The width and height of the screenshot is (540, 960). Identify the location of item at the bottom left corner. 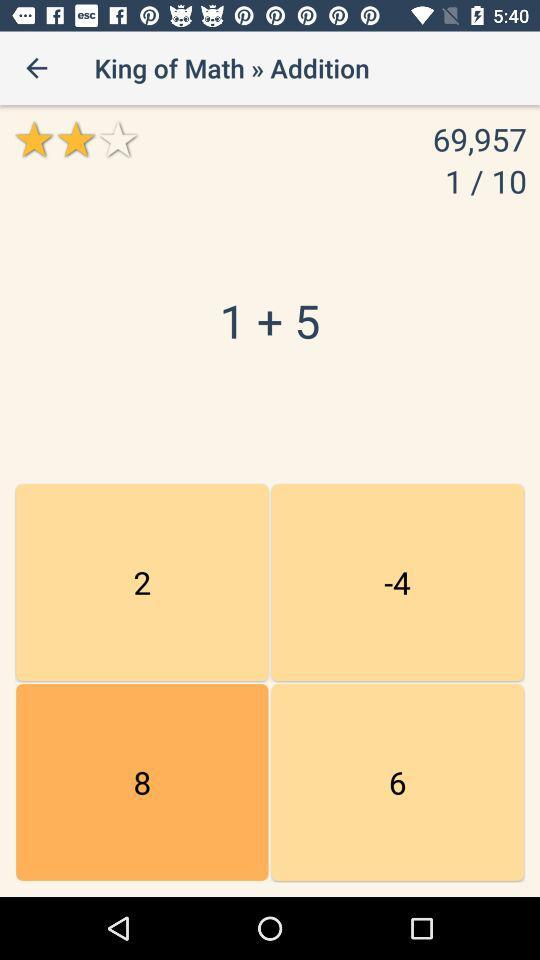
(141, 782).